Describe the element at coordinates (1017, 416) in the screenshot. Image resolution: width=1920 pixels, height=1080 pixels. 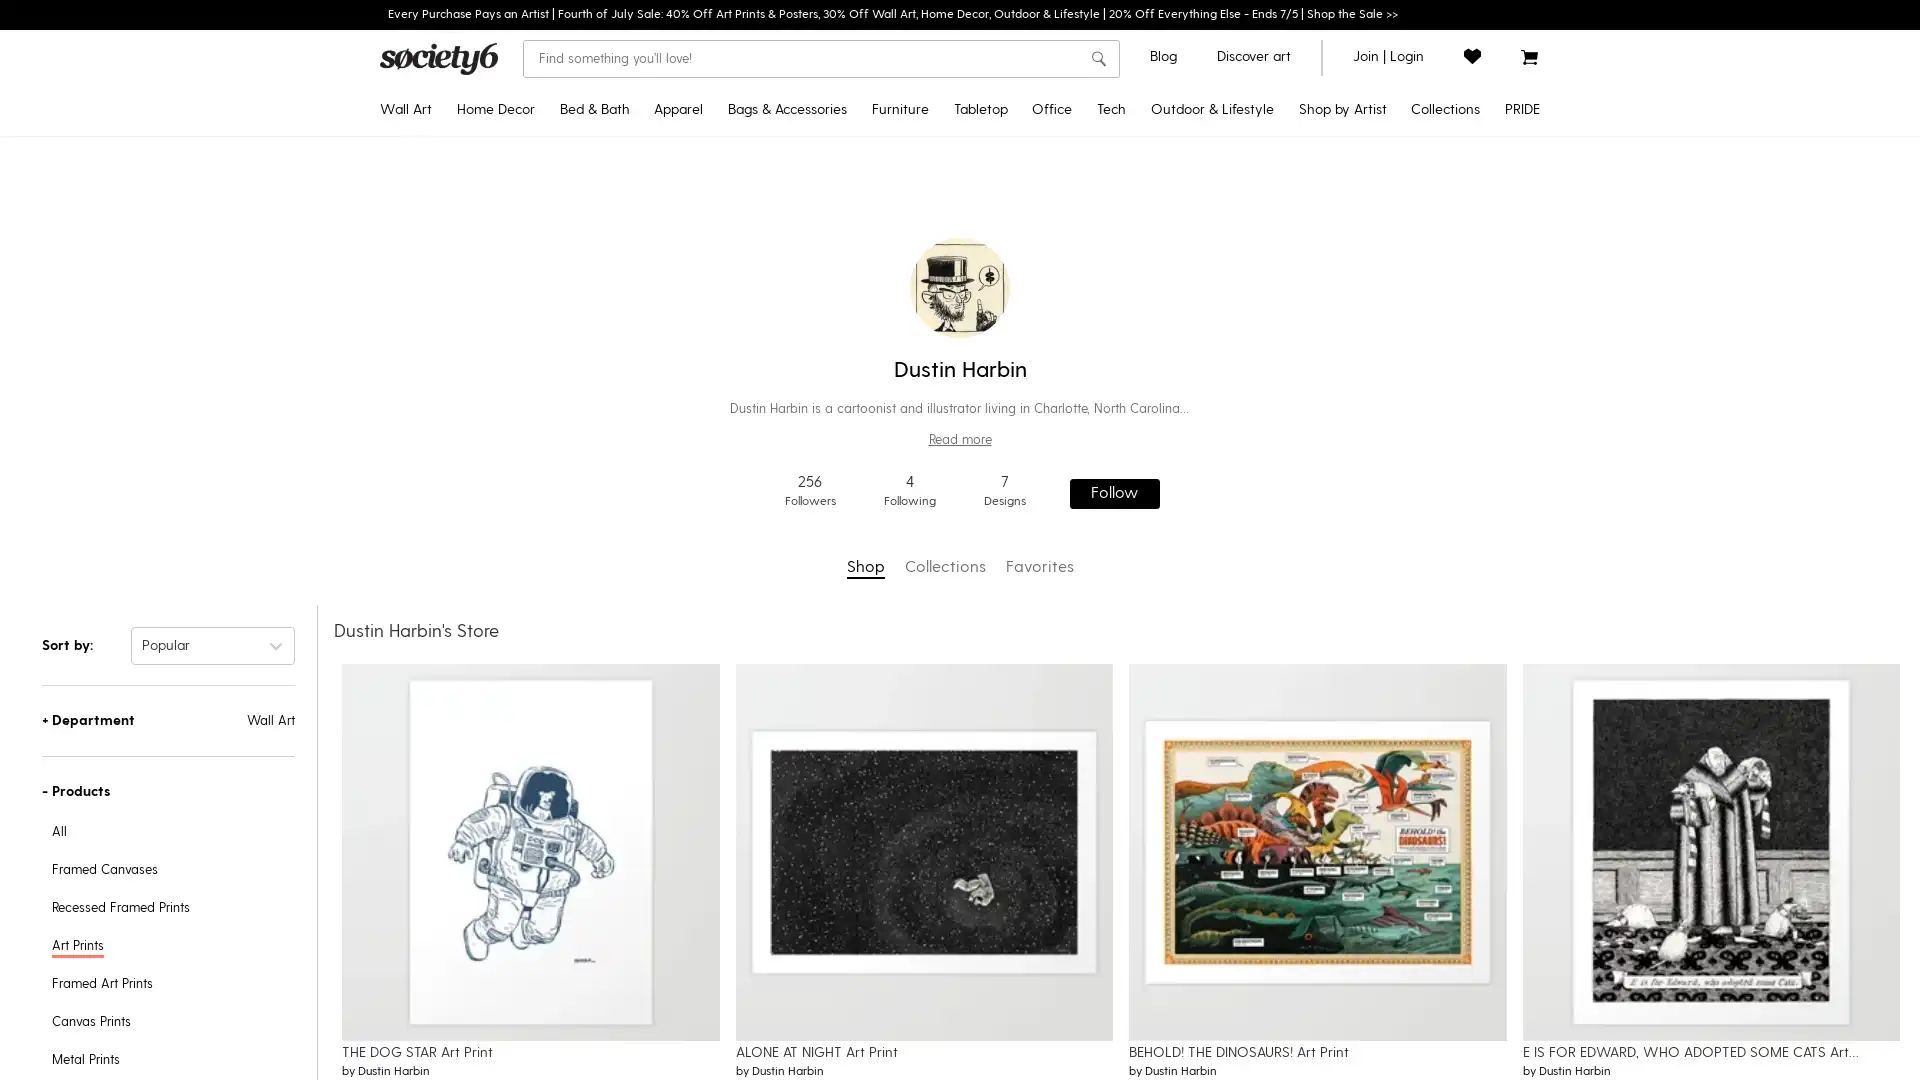
I see `Cutting Boards` at that location.